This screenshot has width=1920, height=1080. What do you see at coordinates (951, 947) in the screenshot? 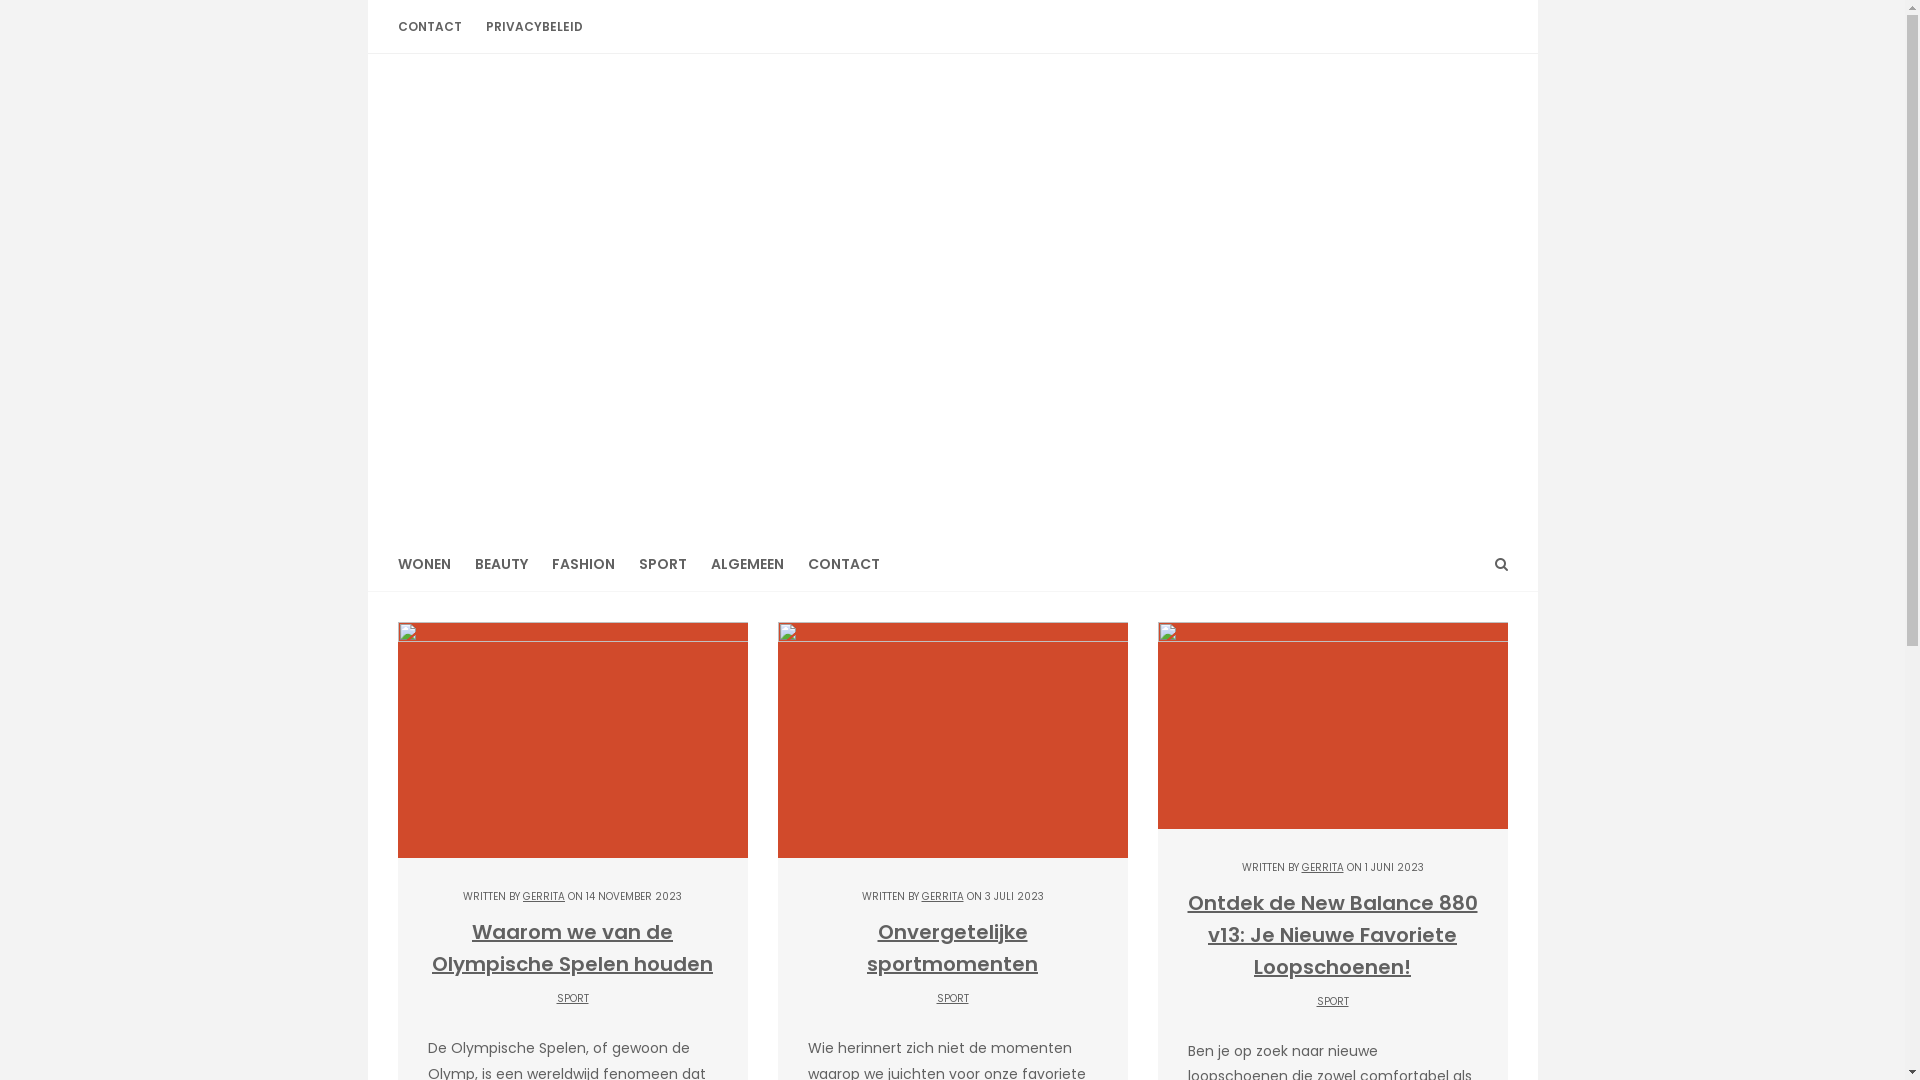
I see `'Onvergetelijke sportmomenten'` at bounding box center [951, 947].